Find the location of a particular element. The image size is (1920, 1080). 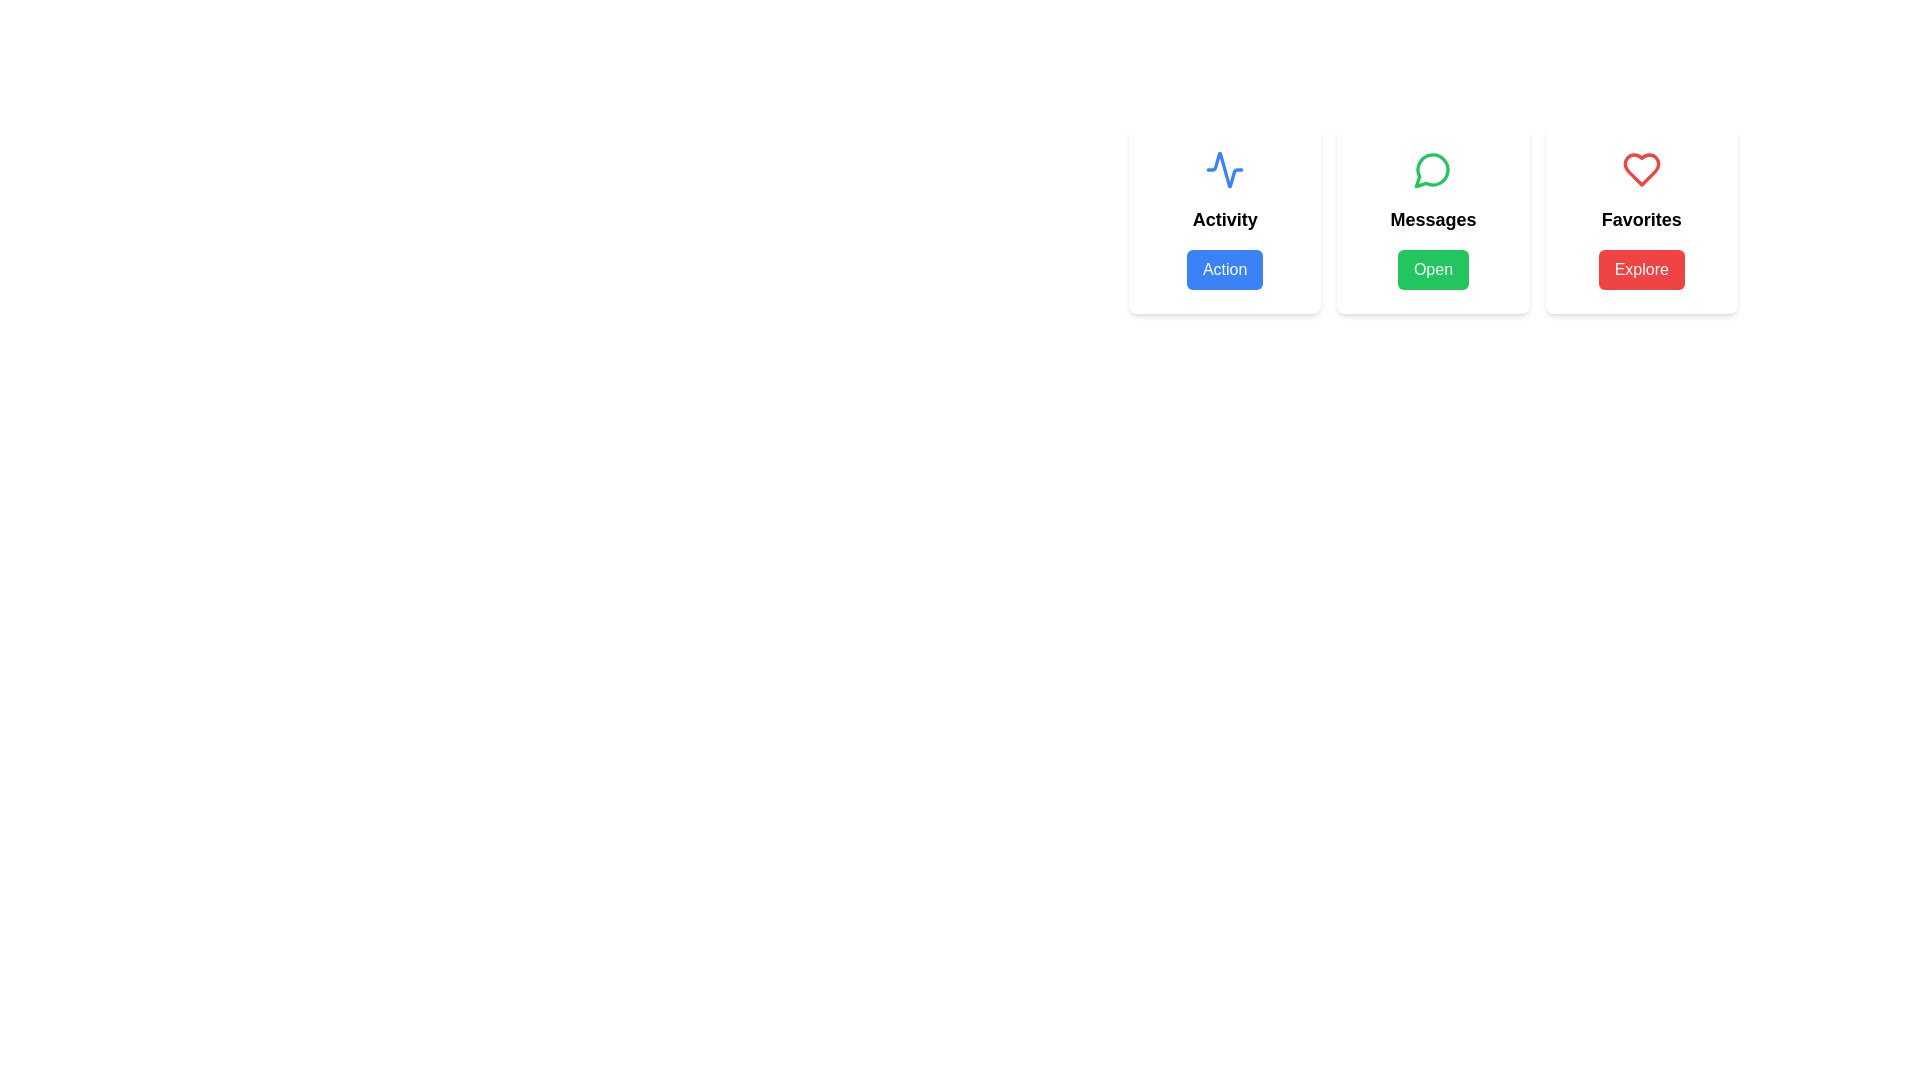

the 'Open' button located at the bottom of the Messages card, which is the second card in the grid layout is located at coordinates (1432, 219).